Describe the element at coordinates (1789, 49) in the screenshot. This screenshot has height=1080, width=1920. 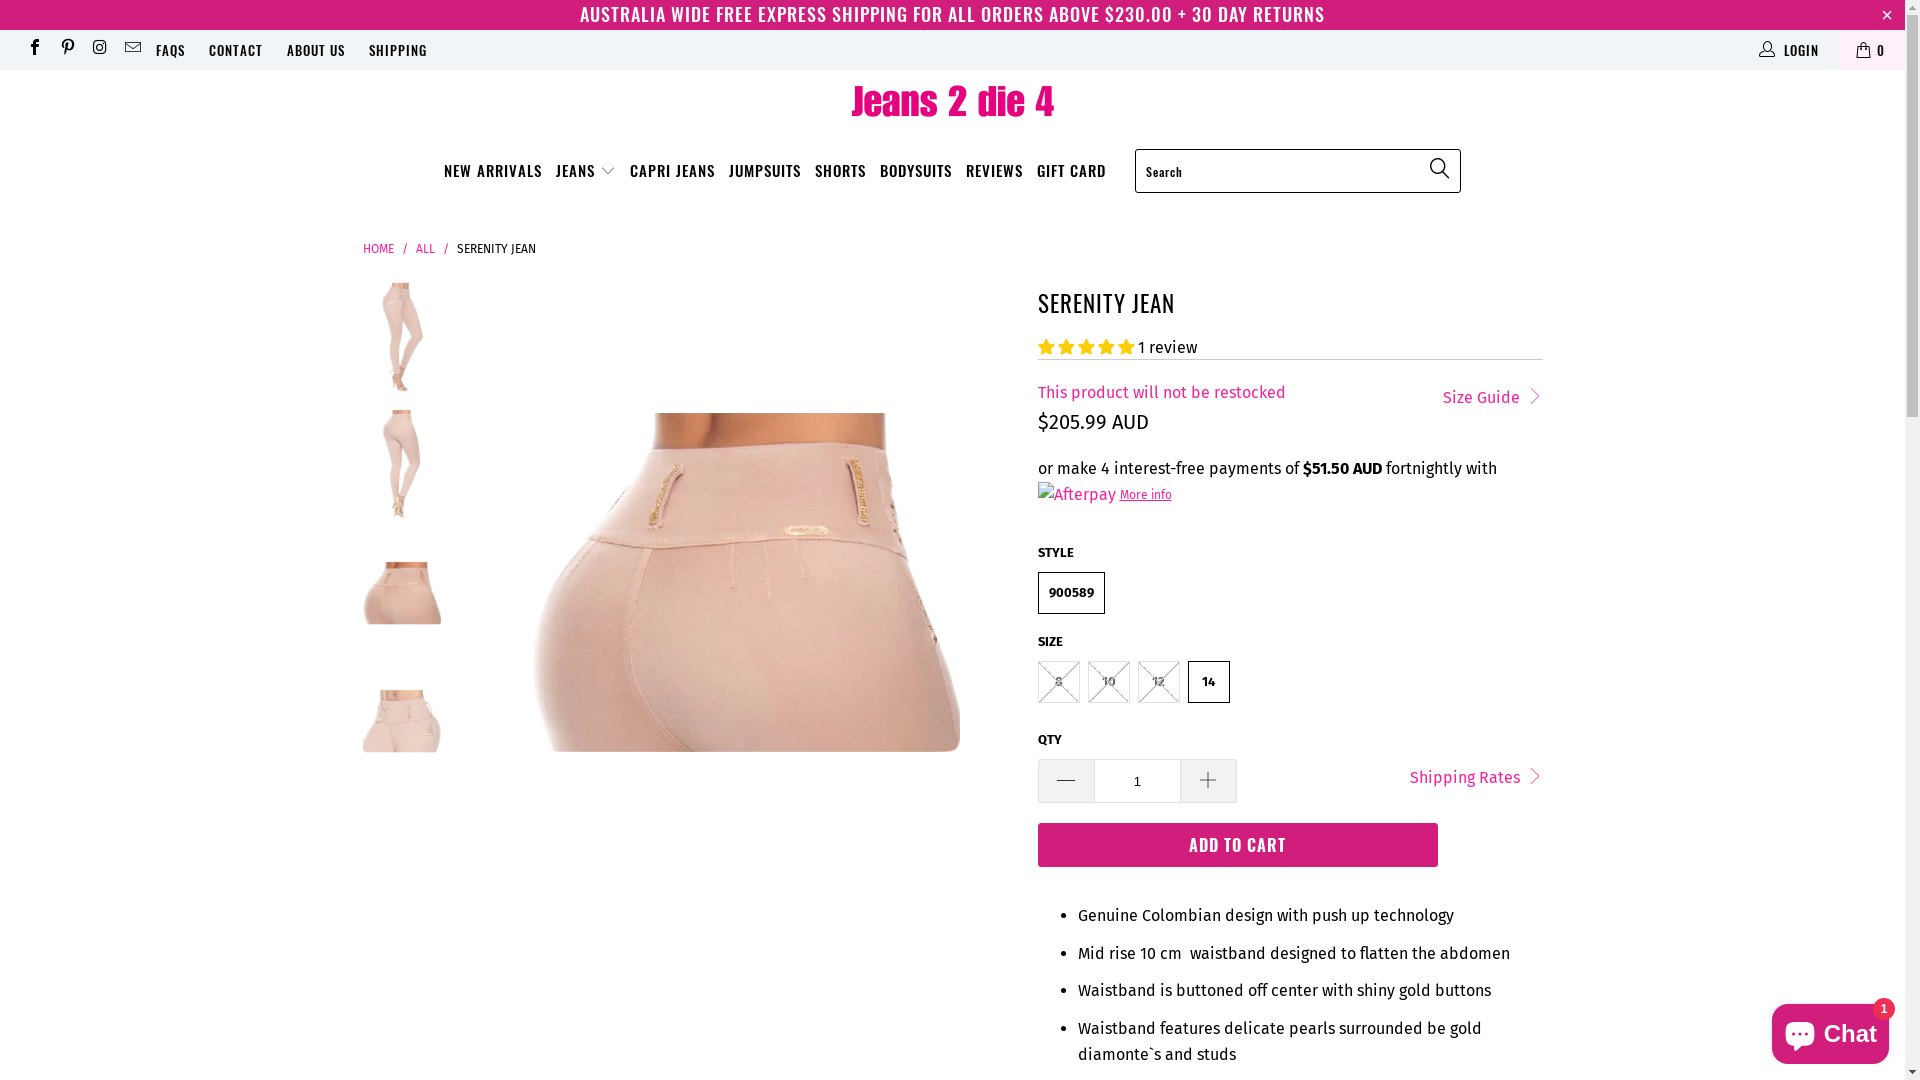
I see `'LOGIN'` at that location.